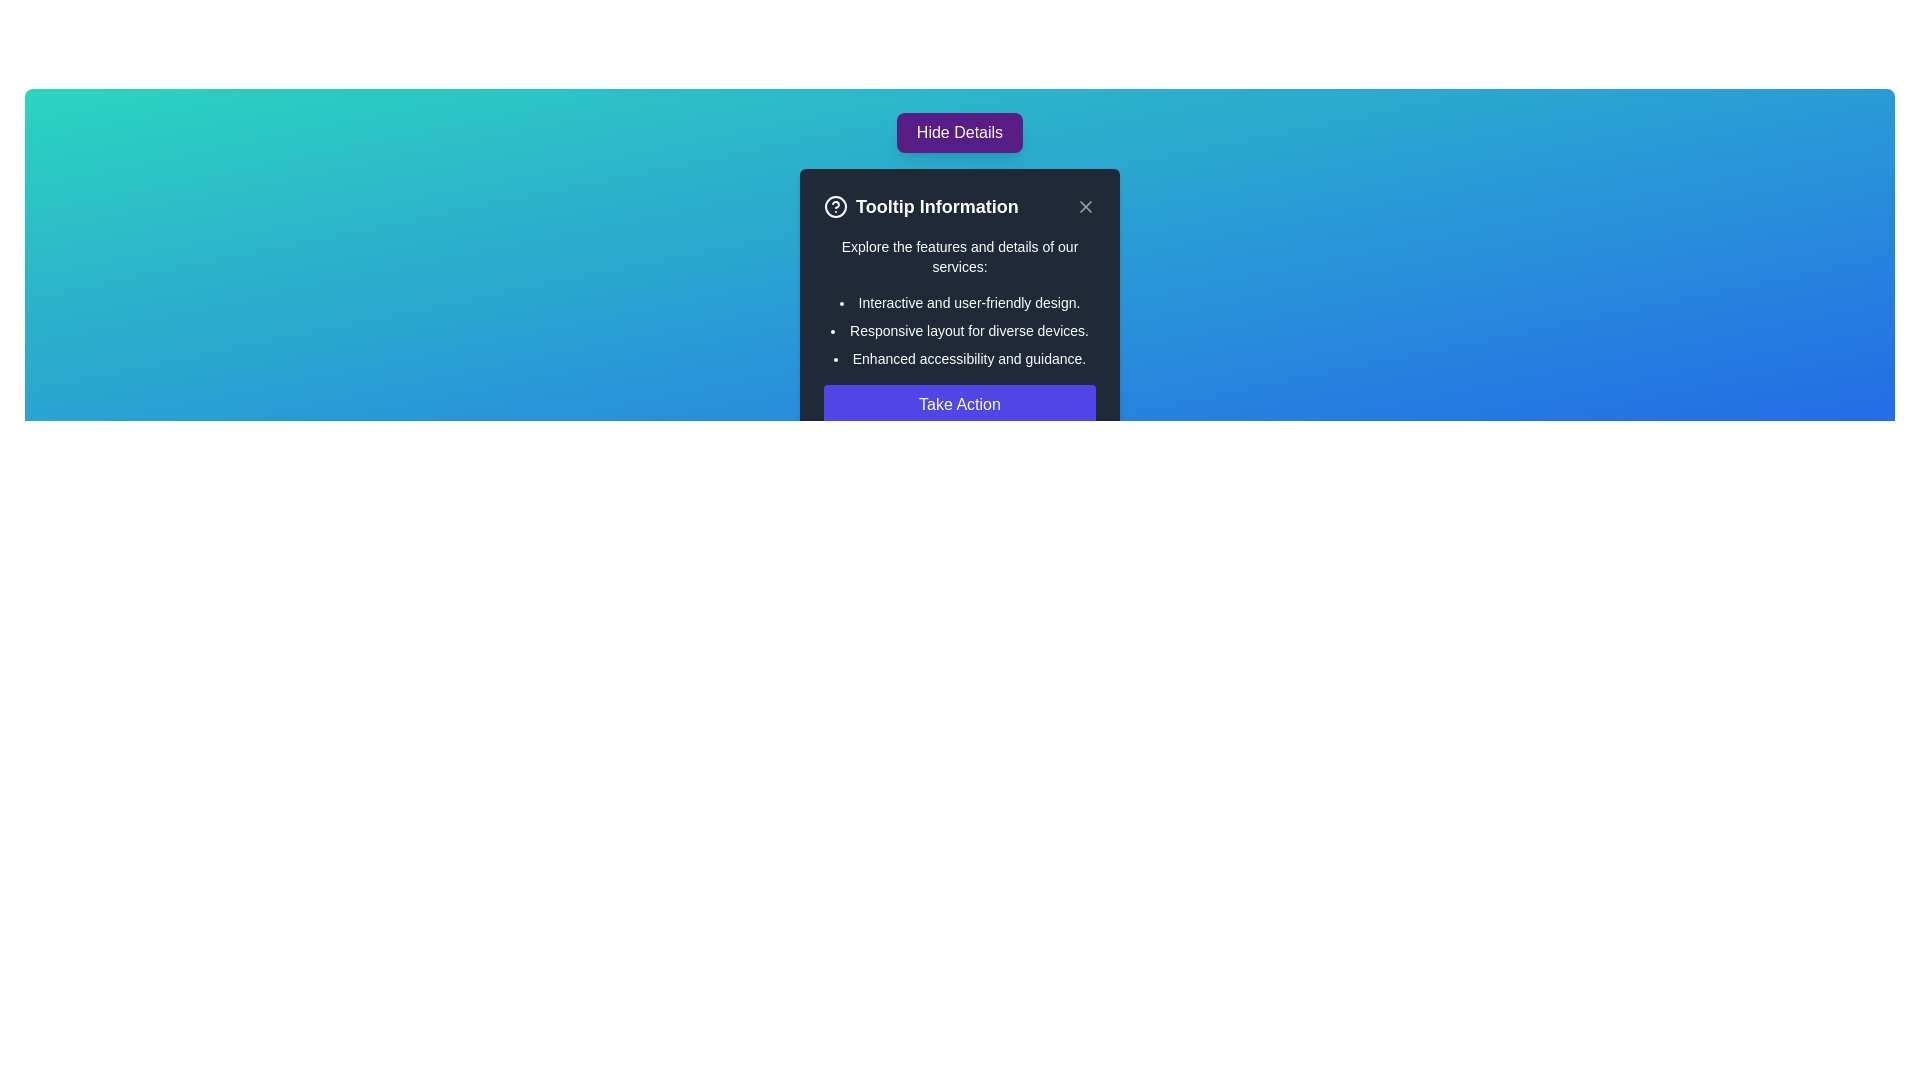  I want to click on the third item in the bulleted list that displays the phrase 'Enhanced accessibility and guidance.', so click(960, 357).